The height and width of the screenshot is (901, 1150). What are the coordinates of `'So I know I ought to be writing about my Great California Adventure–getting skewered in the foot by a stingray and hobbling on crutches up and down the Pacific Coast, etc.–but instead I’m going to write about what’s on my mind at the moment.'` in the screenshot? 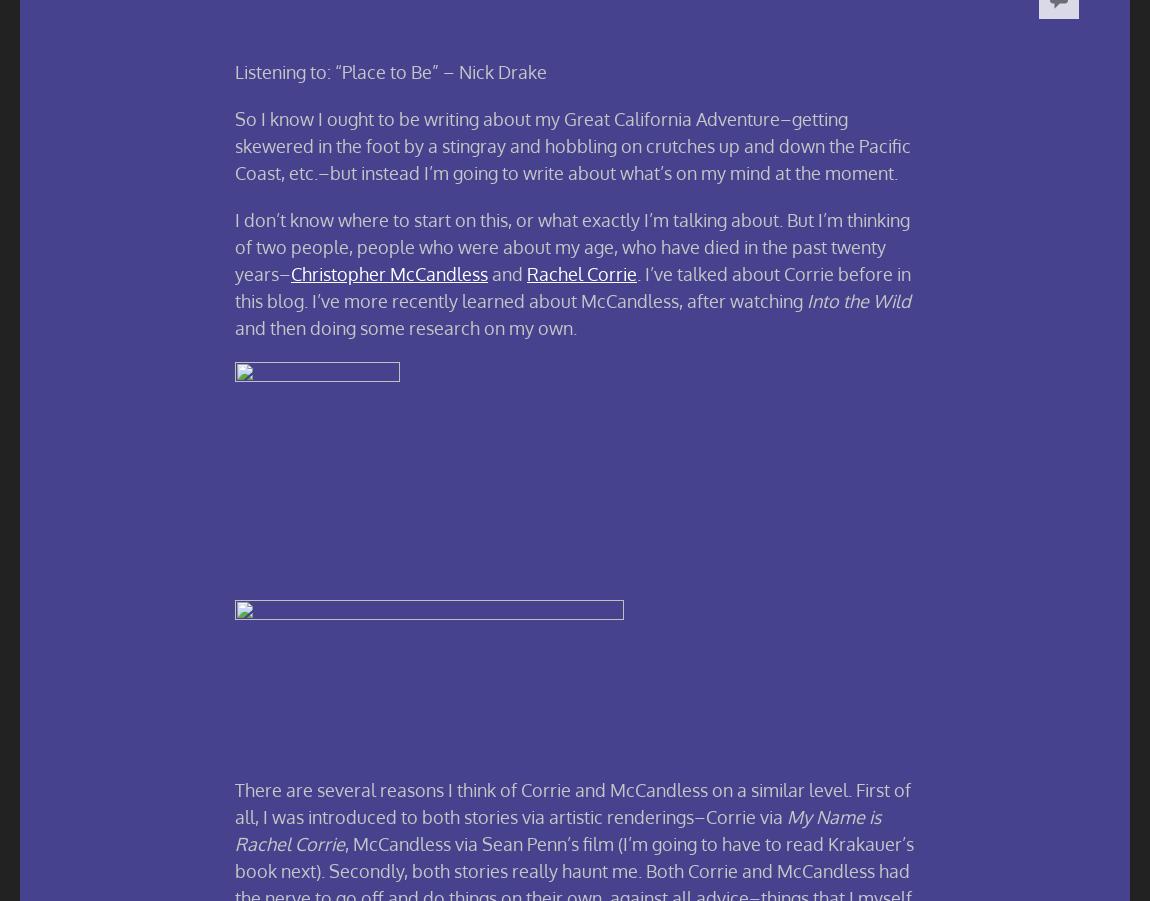 It's located at (573, 145).